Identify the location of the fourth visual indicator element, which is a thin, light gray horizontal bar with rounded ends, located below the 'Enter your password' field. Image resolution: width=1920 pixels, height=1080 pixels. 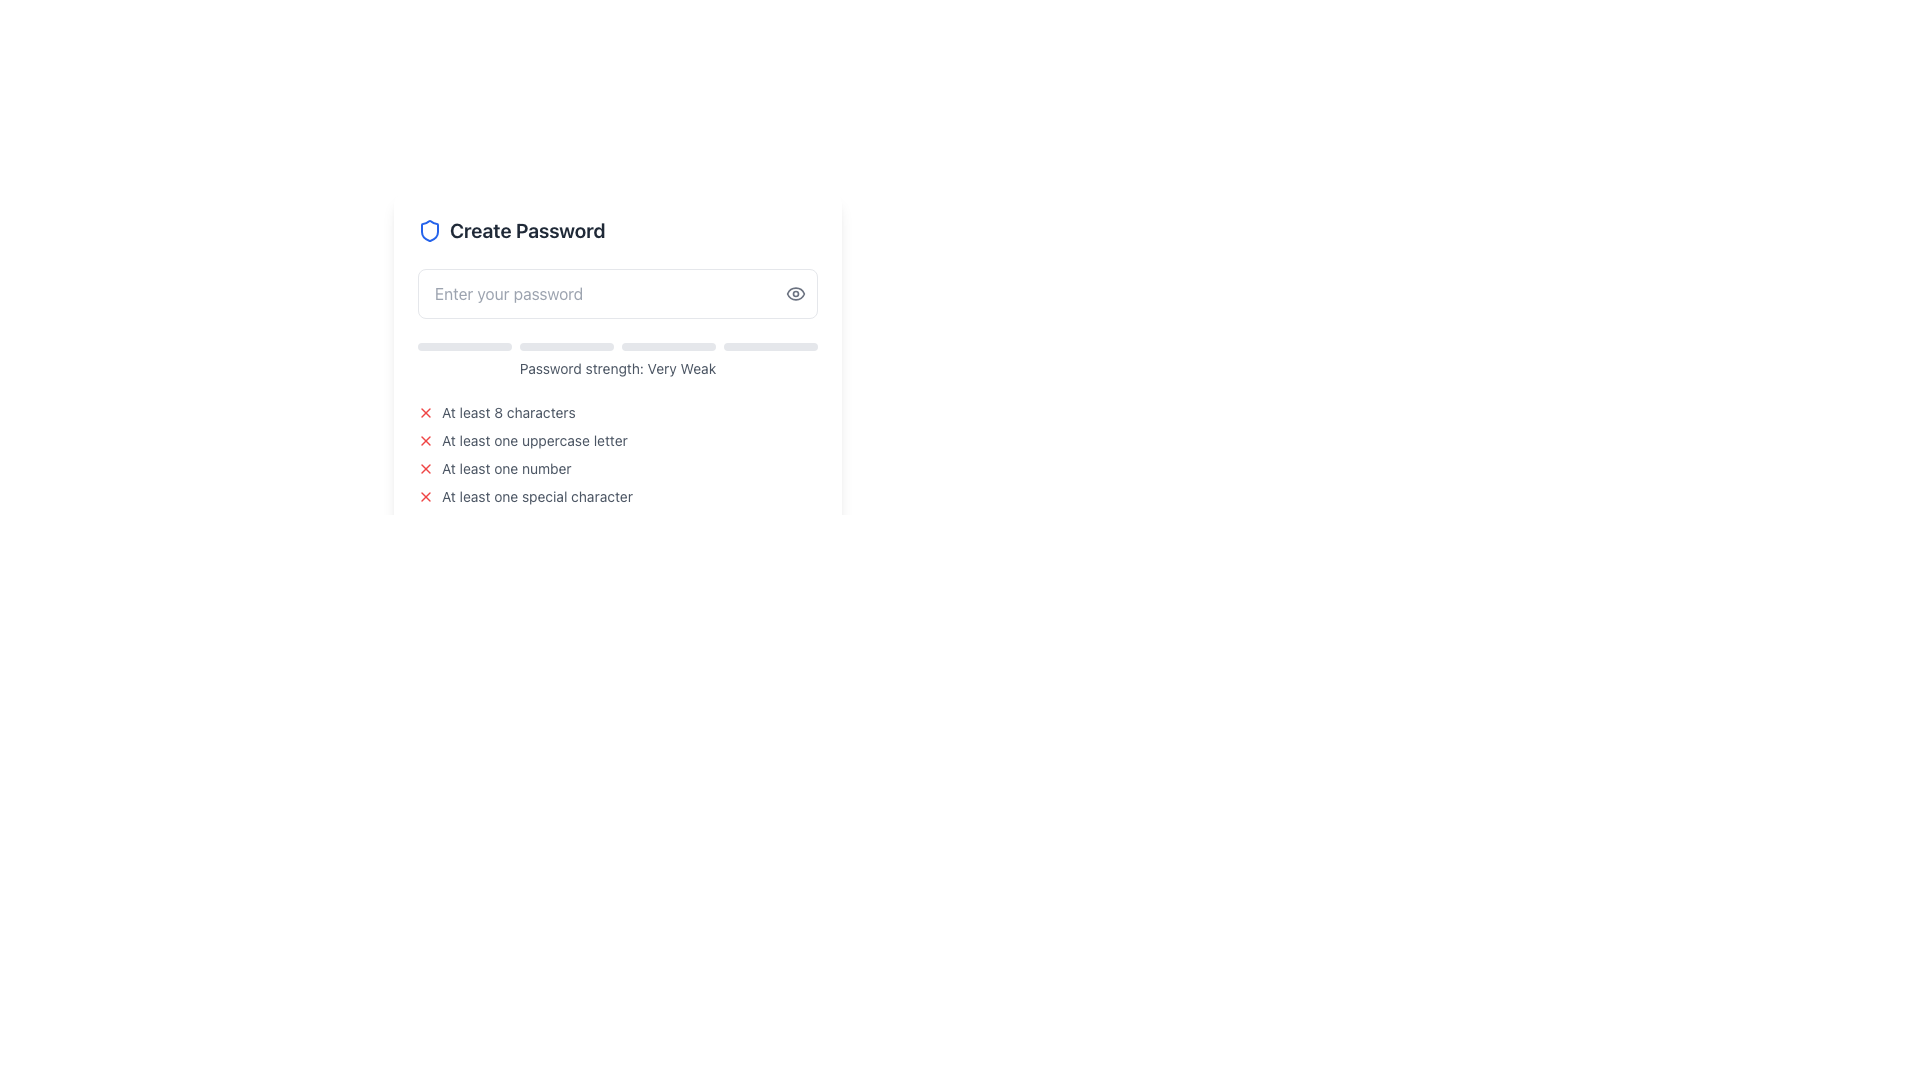
(770, 346).